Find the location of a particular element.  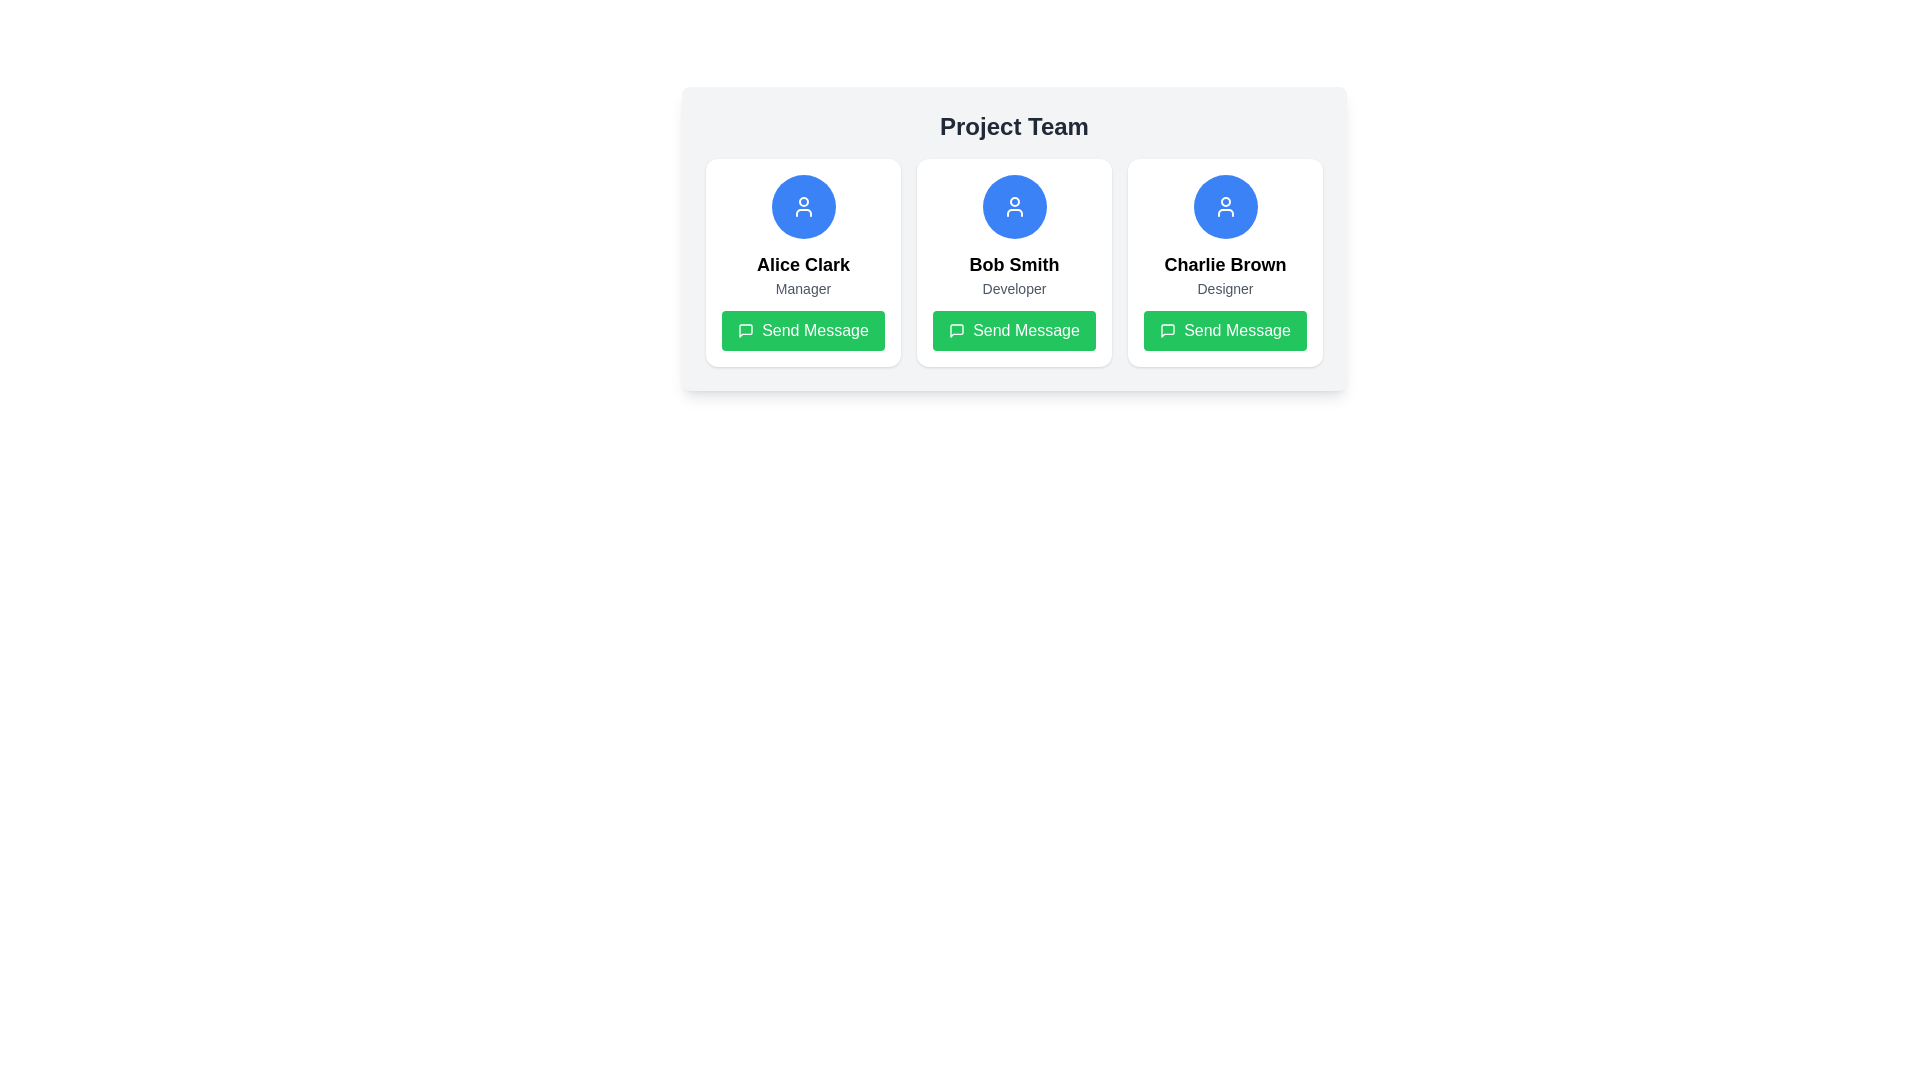

the Text Label that displays a person's name and role, located in the center column of a three-column layout, positioned below a user icon and above a green 'Send Message' button is located at coordinates (1014, 274).